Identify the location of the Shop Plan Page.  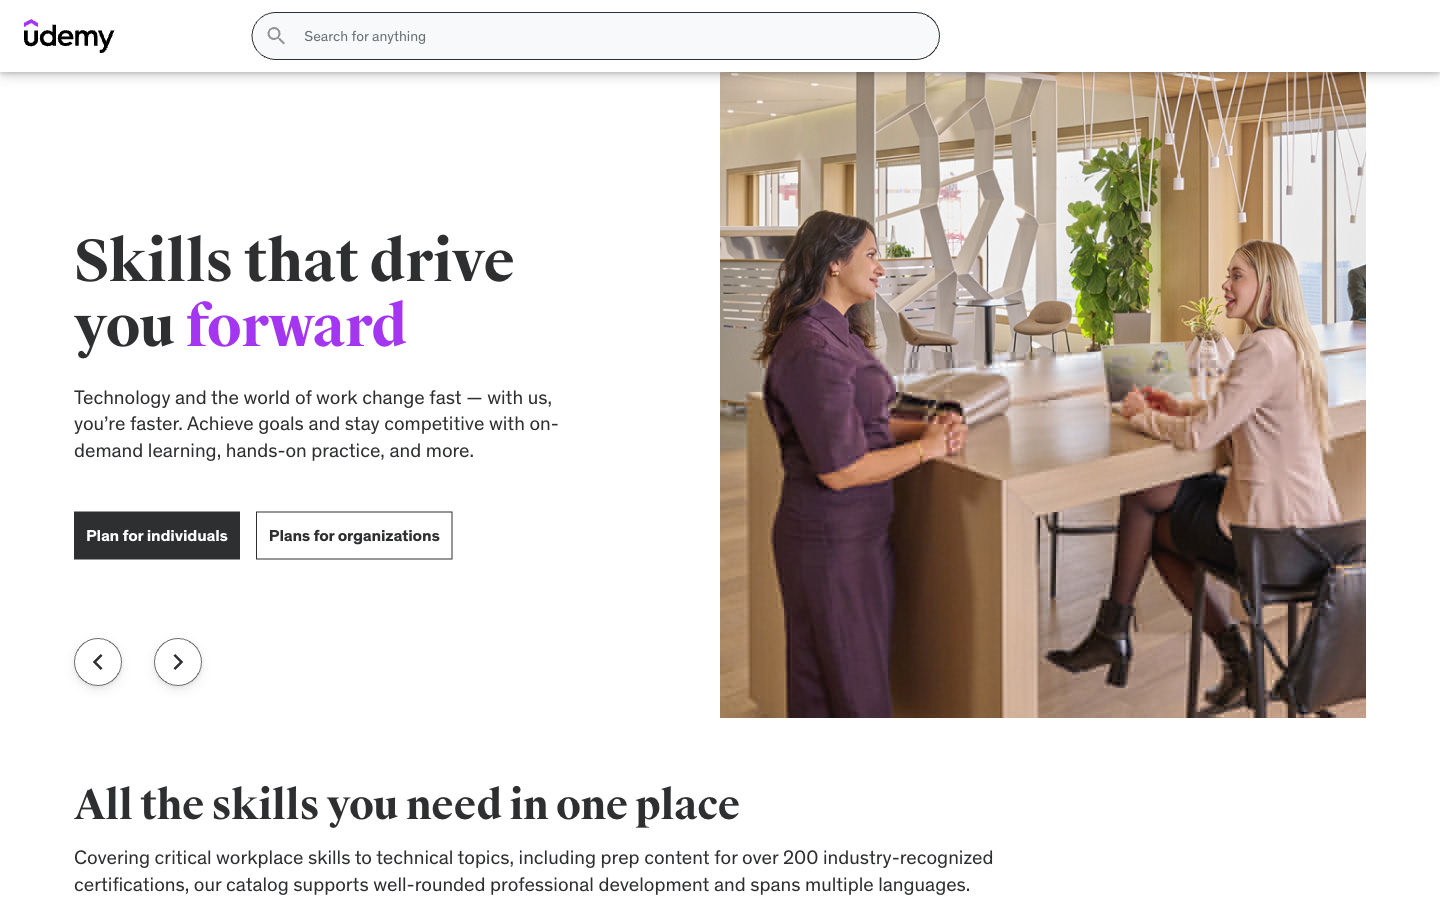
(458, 88).